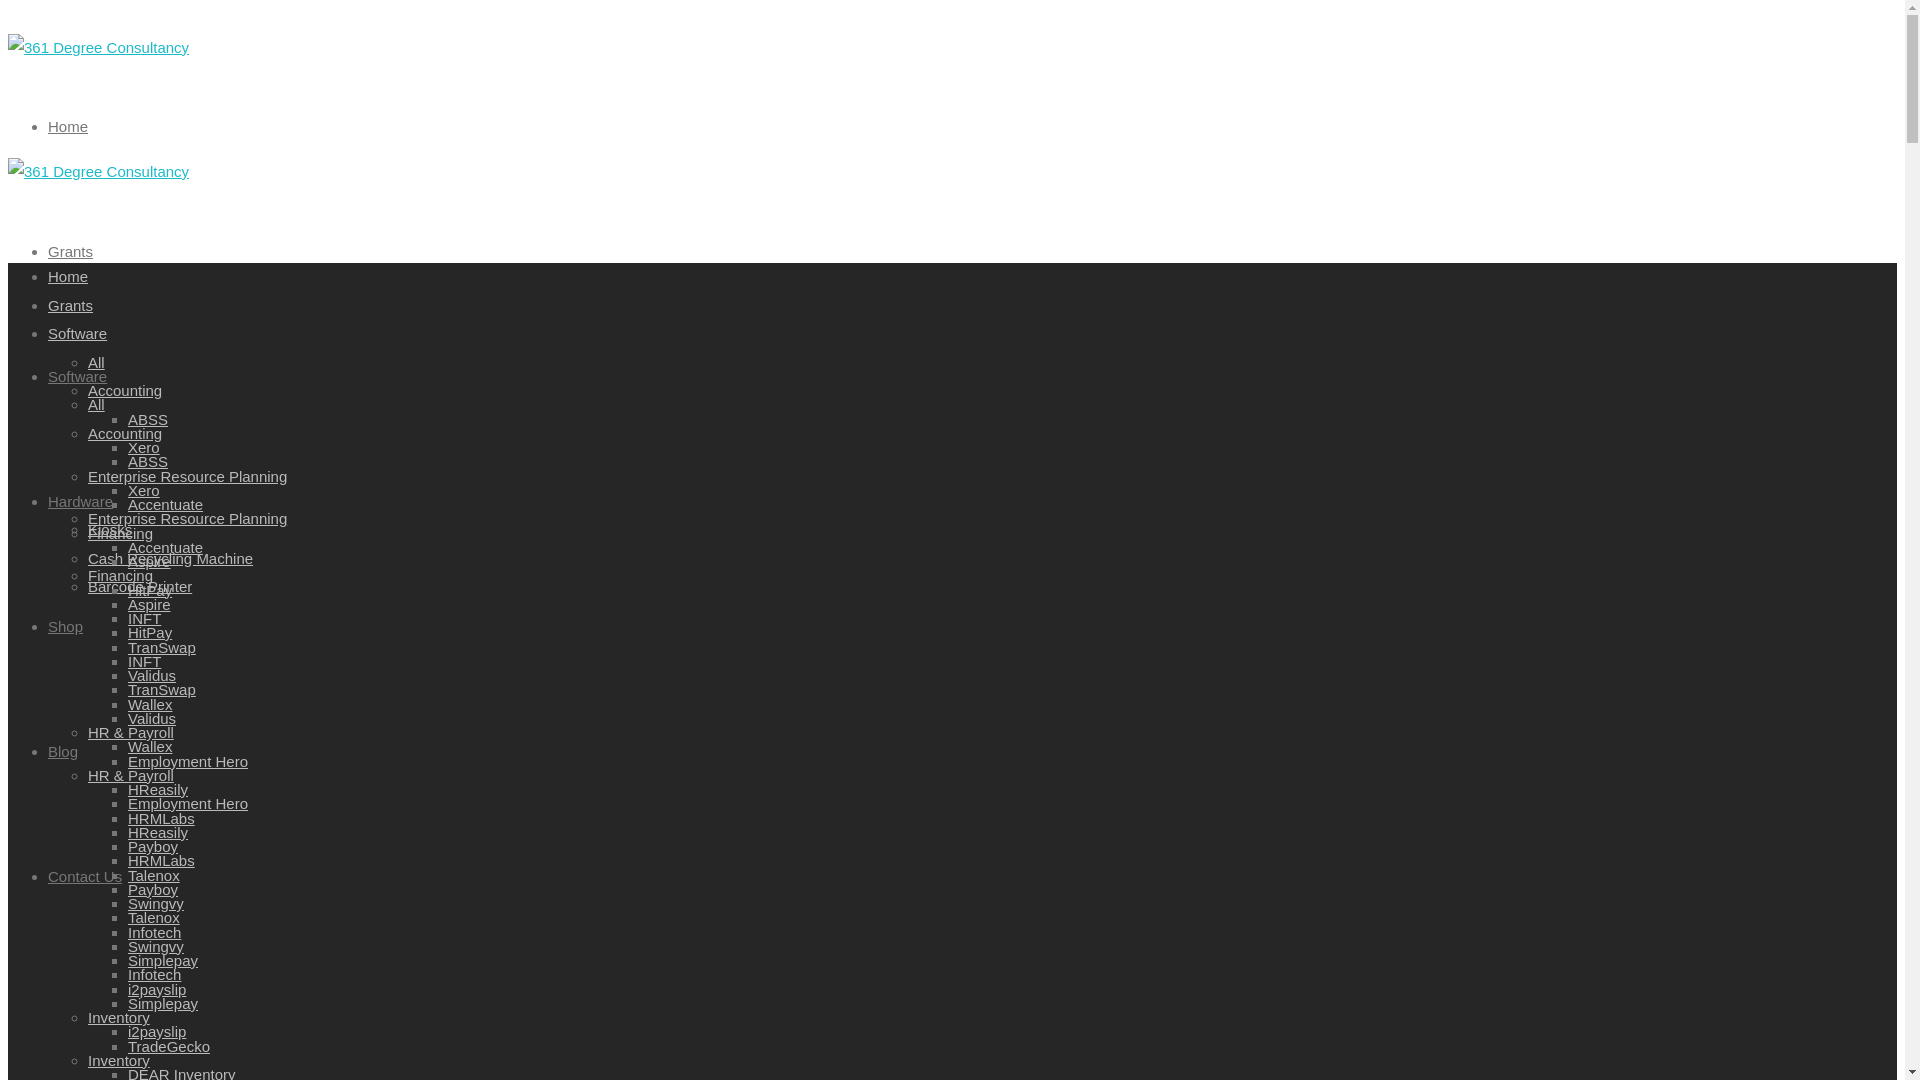  Describe the element at coordinates (157, 788) in the screenshot. I see `'HReasily'` at that location.